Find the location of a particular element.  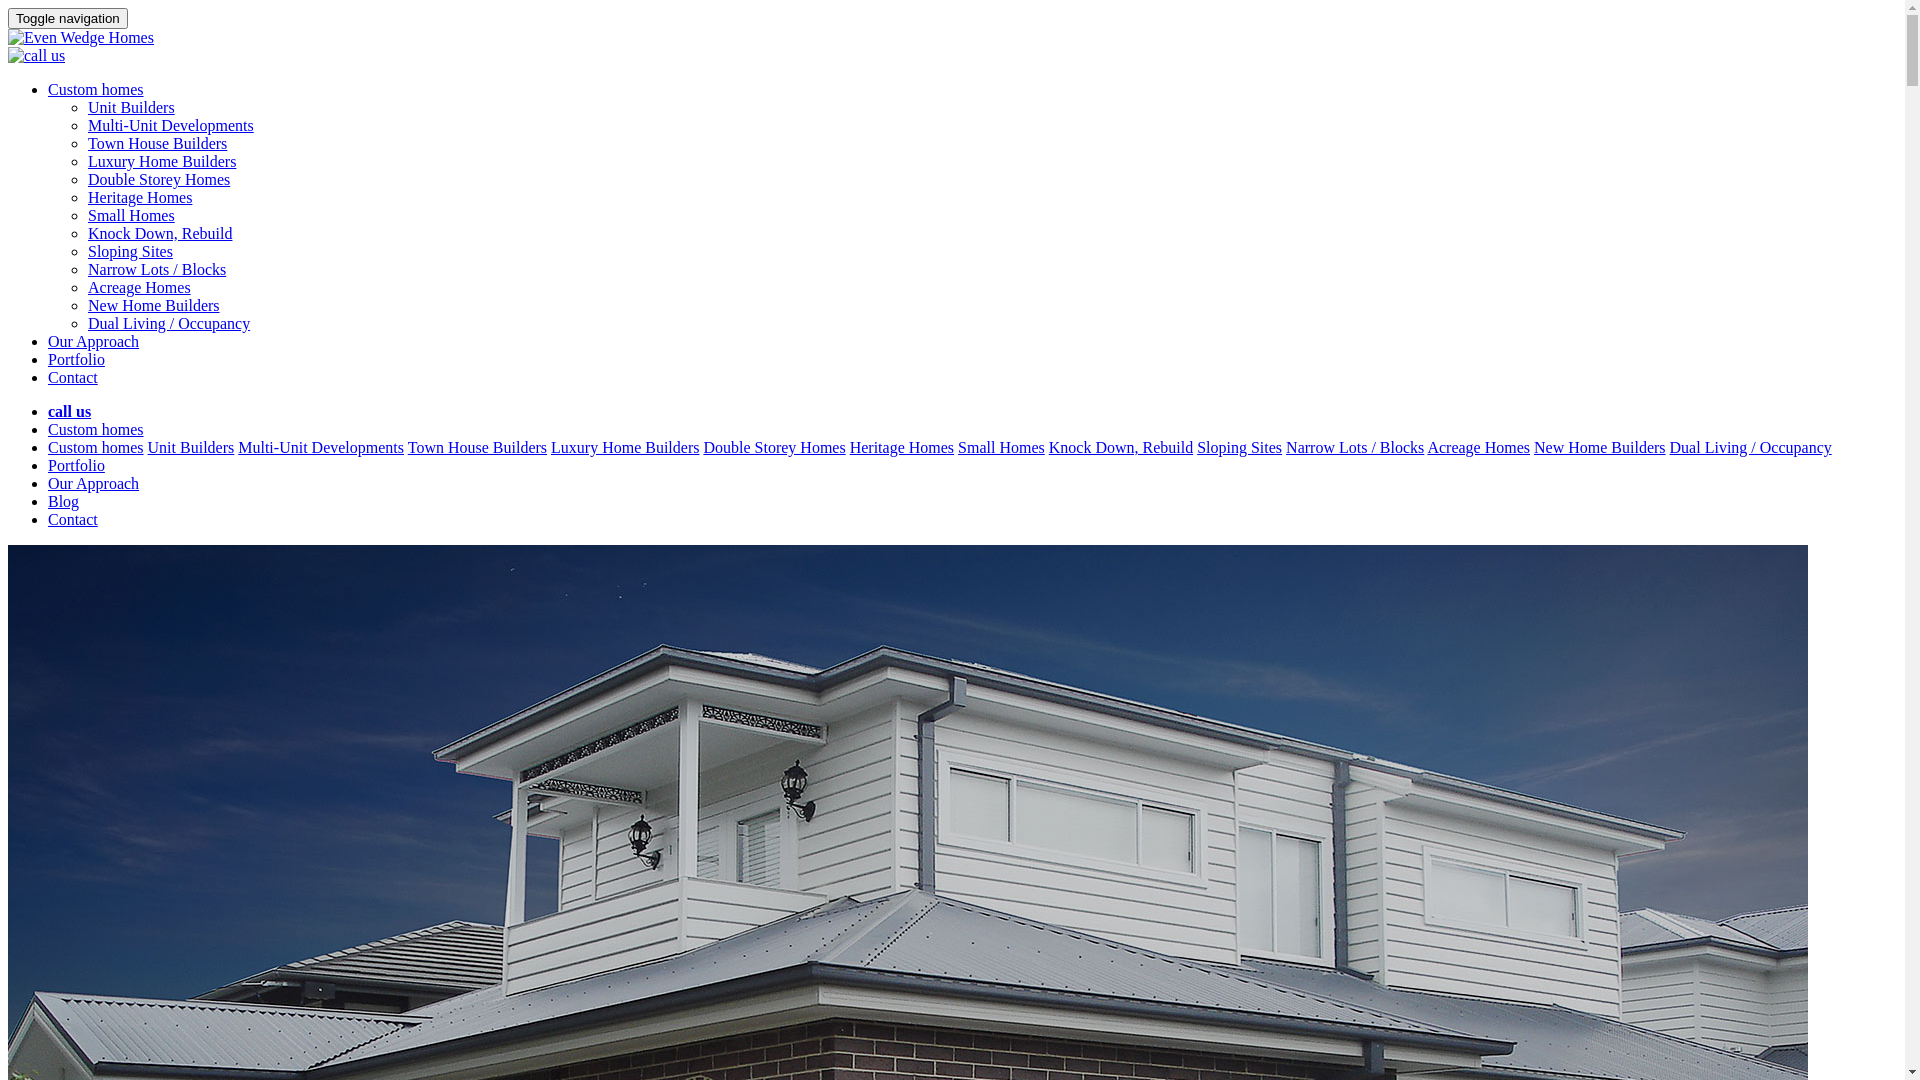

'Our Approach' is located at coordinates (92, 340).